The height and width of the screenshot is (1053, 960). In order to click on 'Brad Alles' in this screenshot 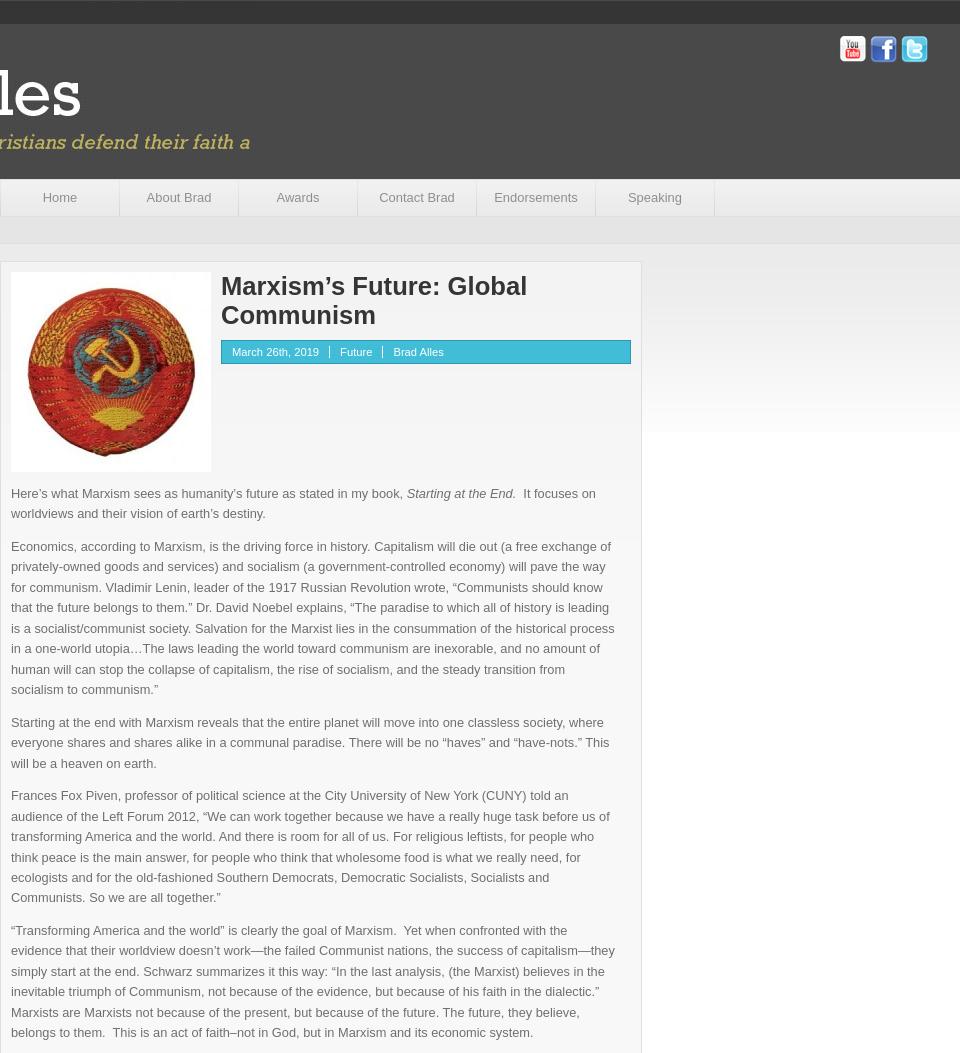, I will do `click(416, 351)`.